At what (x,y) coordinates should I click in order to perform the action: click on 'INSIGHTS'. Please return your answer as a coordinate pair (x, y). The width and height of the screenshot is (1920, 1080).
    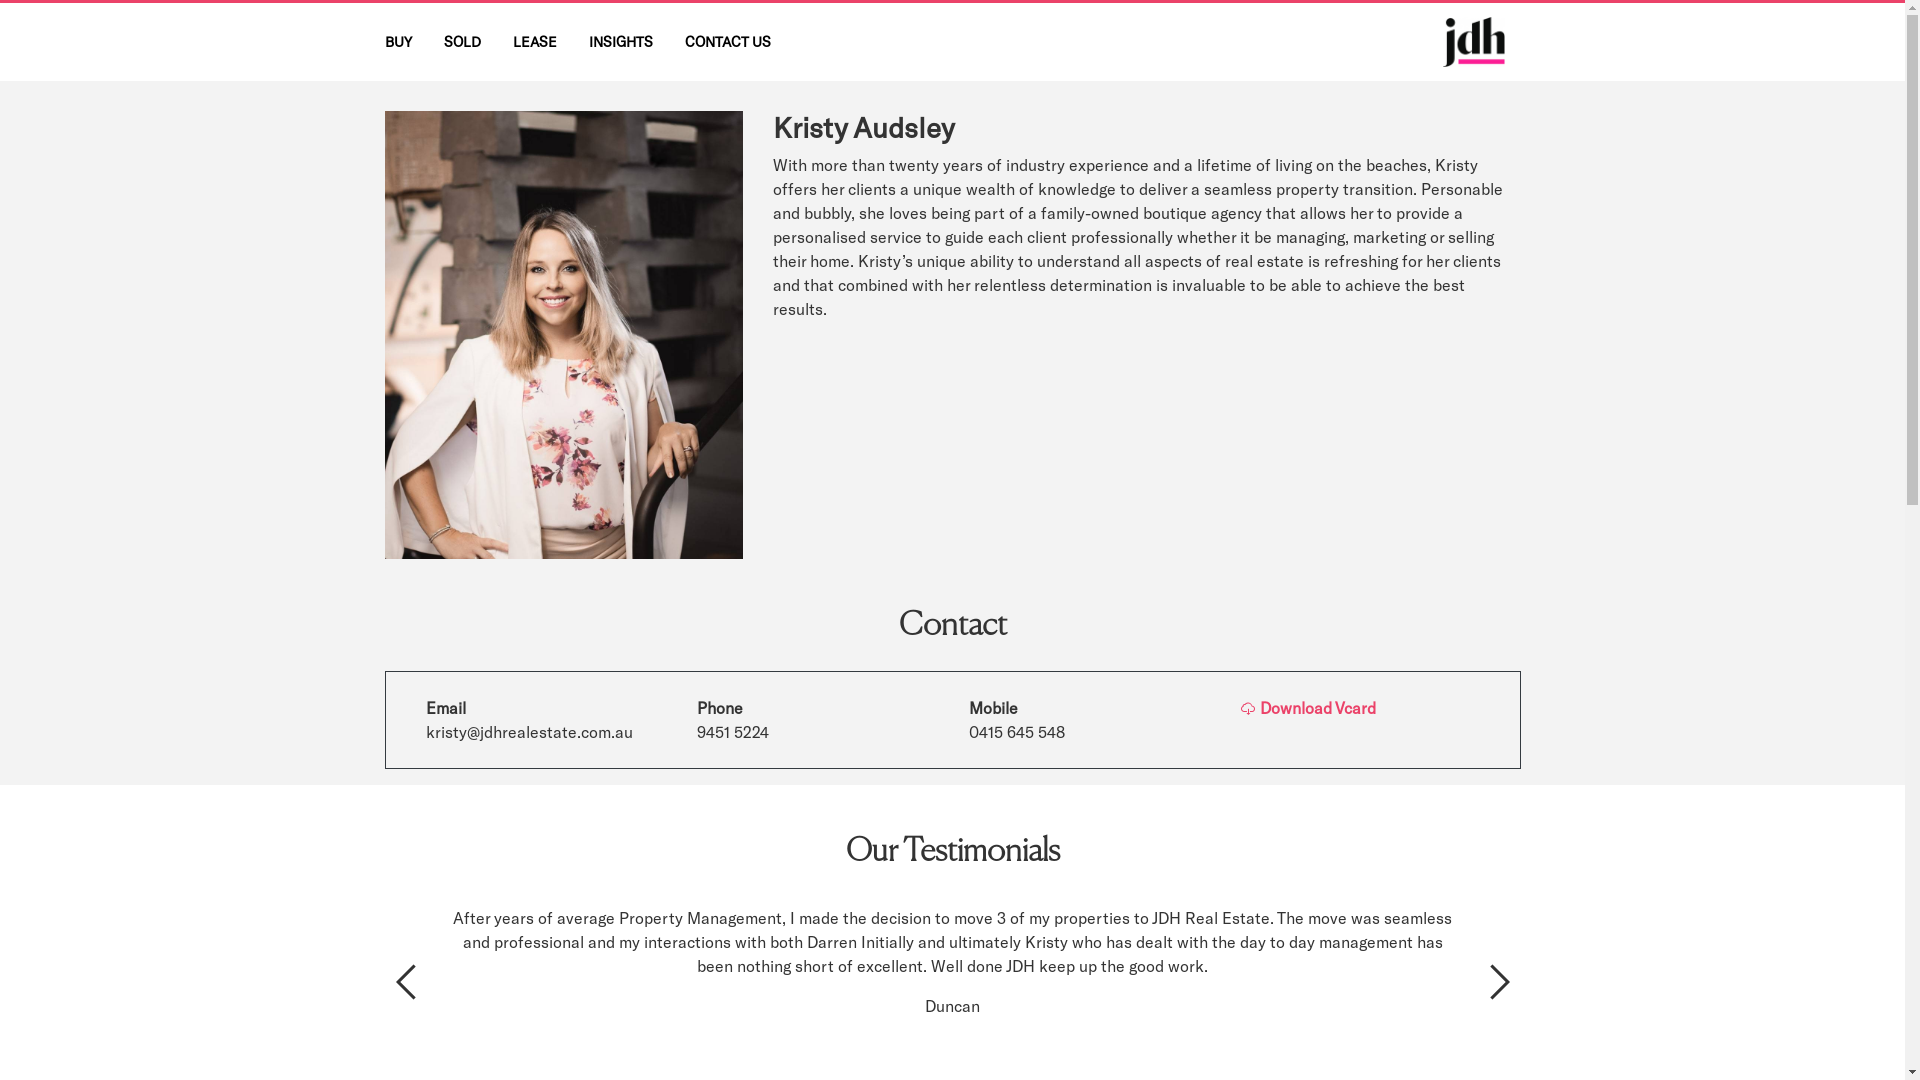
    Looking at the image, I should click on (618, 42).